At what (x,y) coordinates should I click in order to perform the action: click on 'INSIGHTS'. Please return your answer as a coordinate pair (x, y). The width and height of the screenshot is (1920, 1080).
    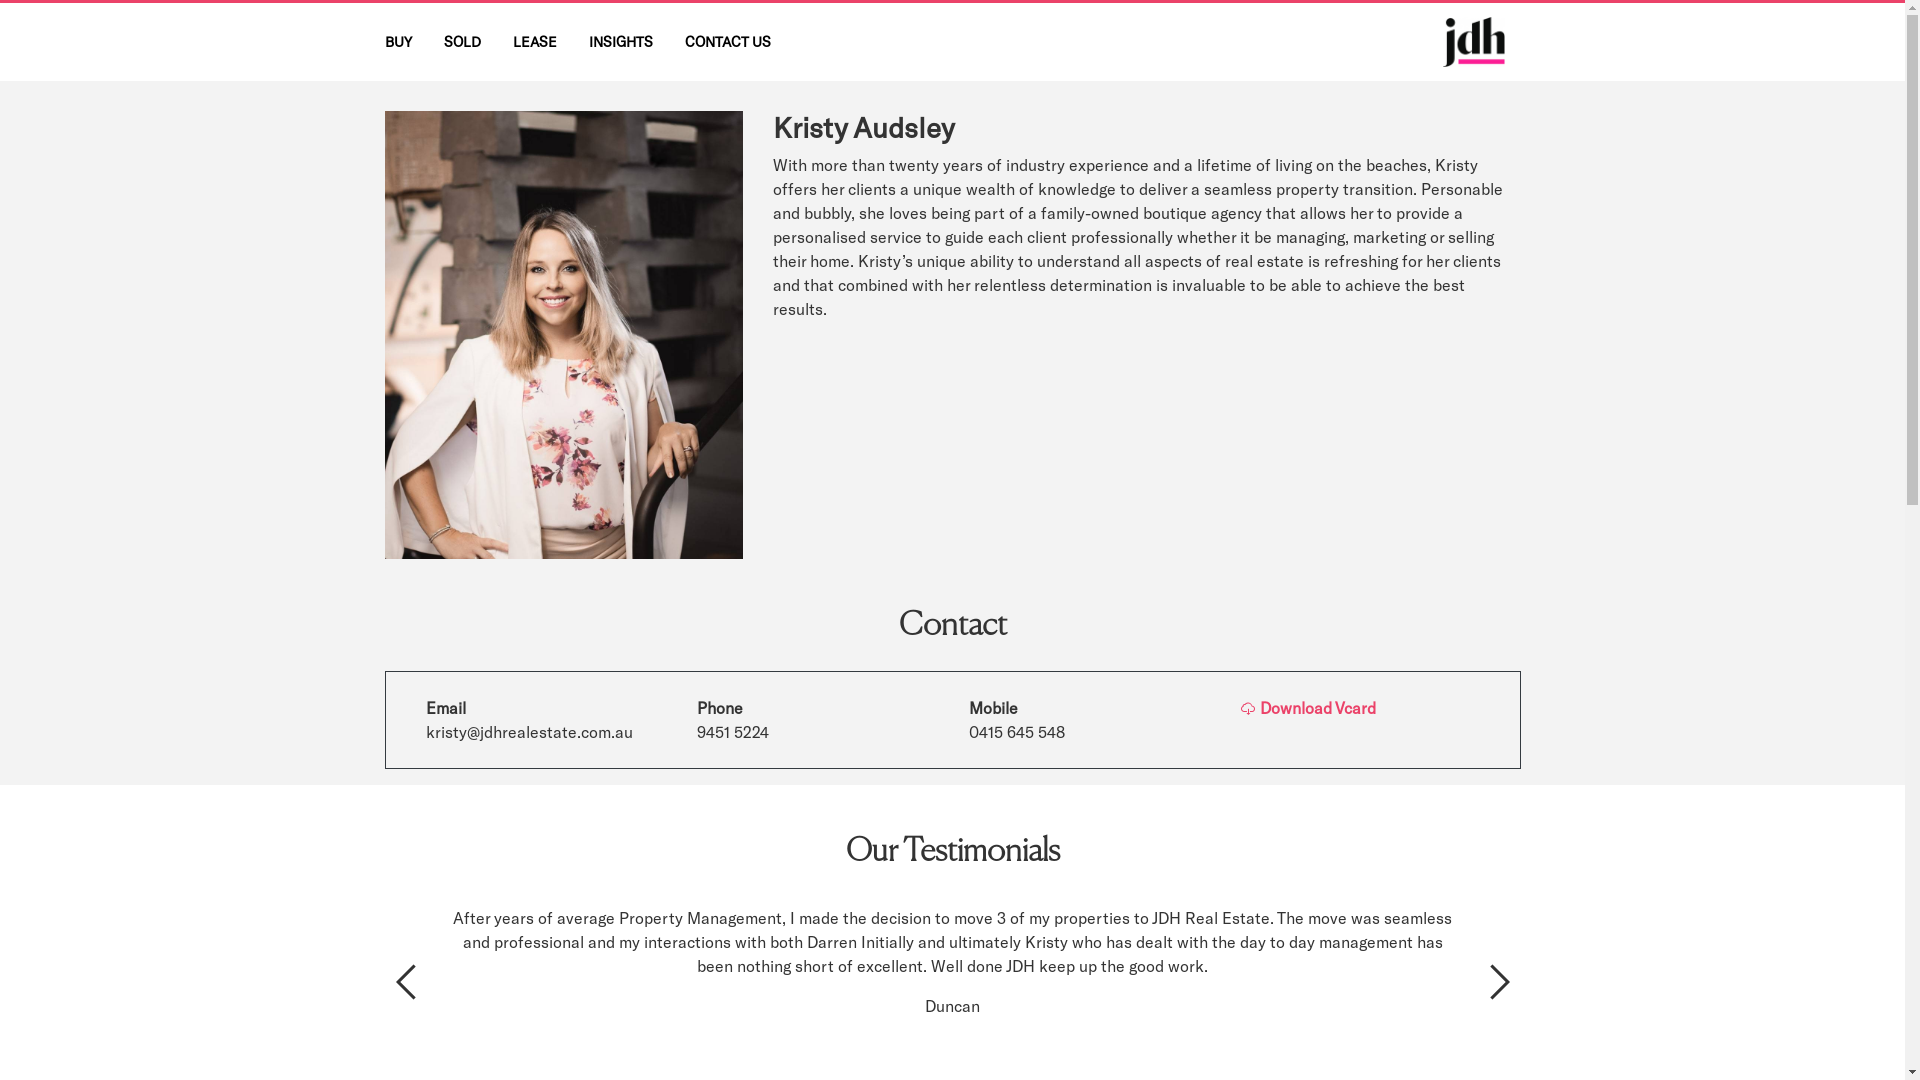
    Looking at the image, I should click on (618, 42).